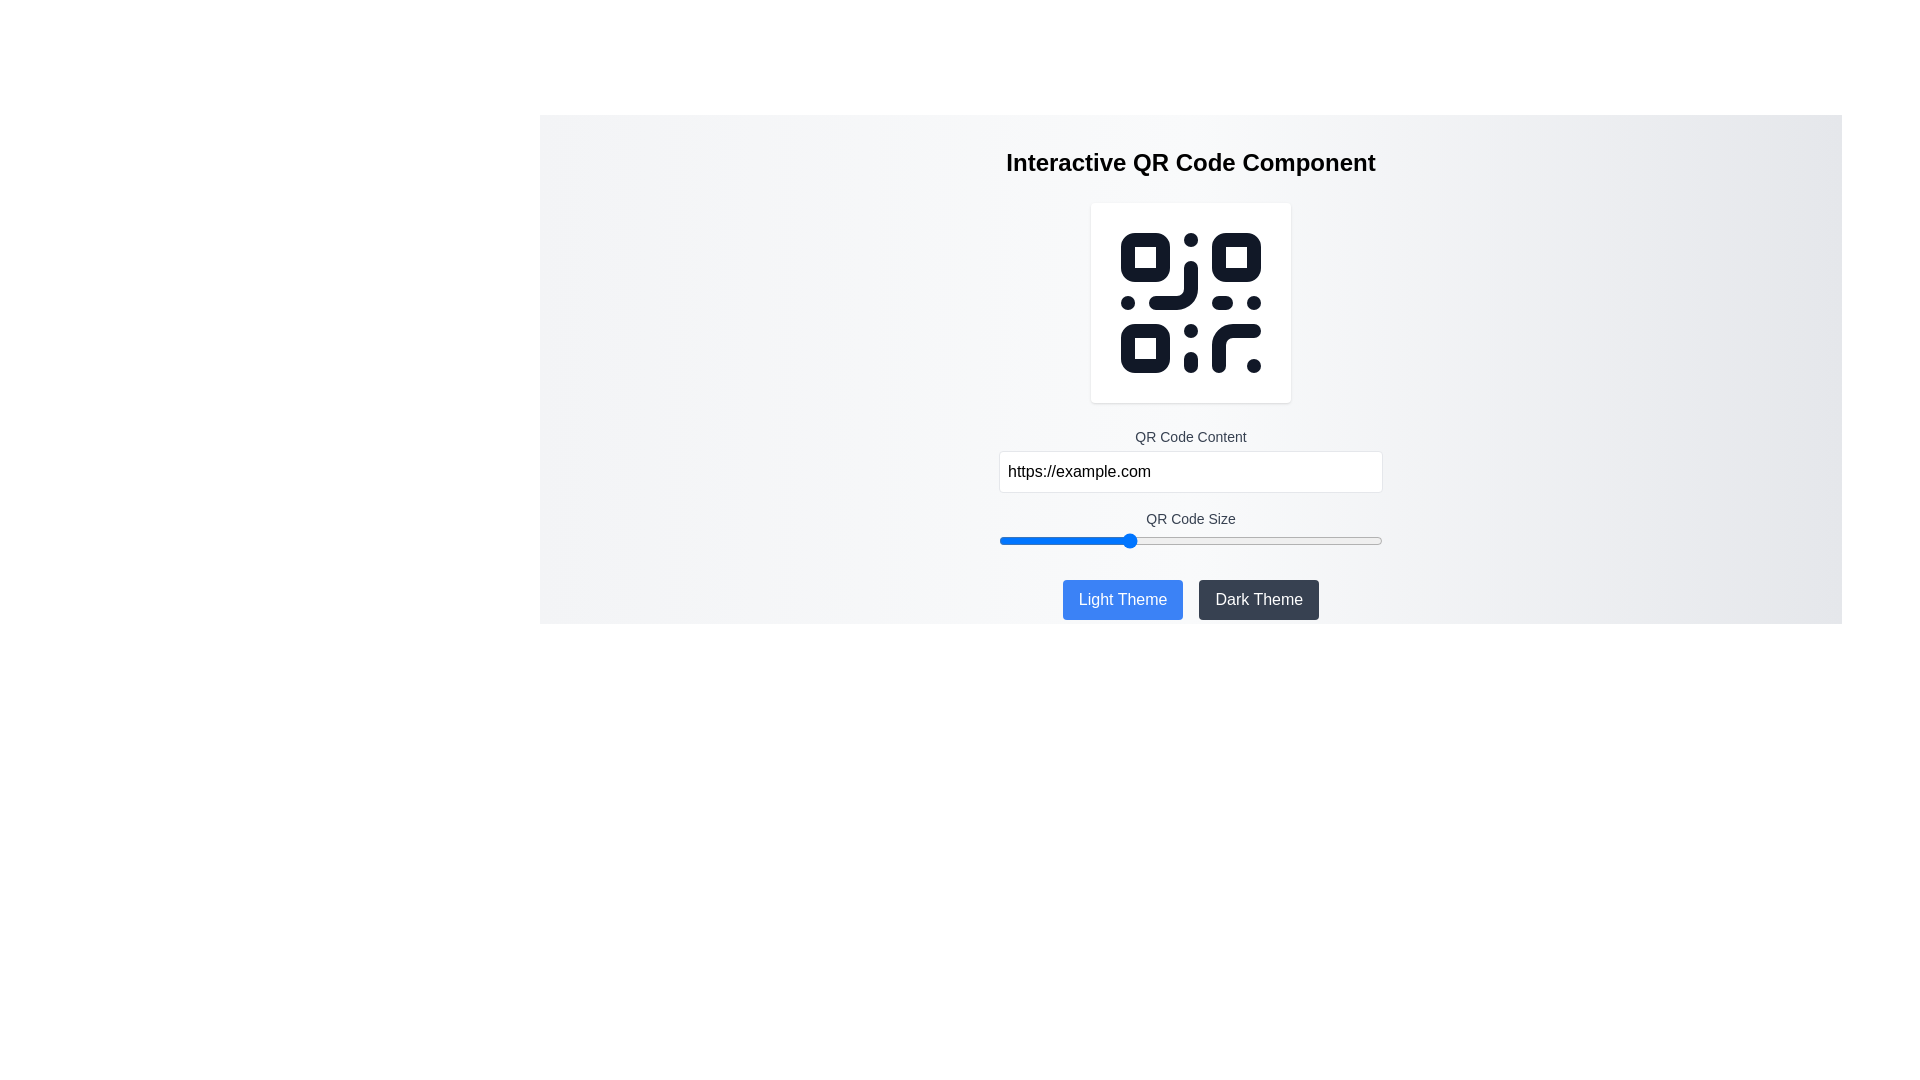  Describe the element at coordinates (1256, 540) in the screenshot. I see `the QR Code size` at that location.